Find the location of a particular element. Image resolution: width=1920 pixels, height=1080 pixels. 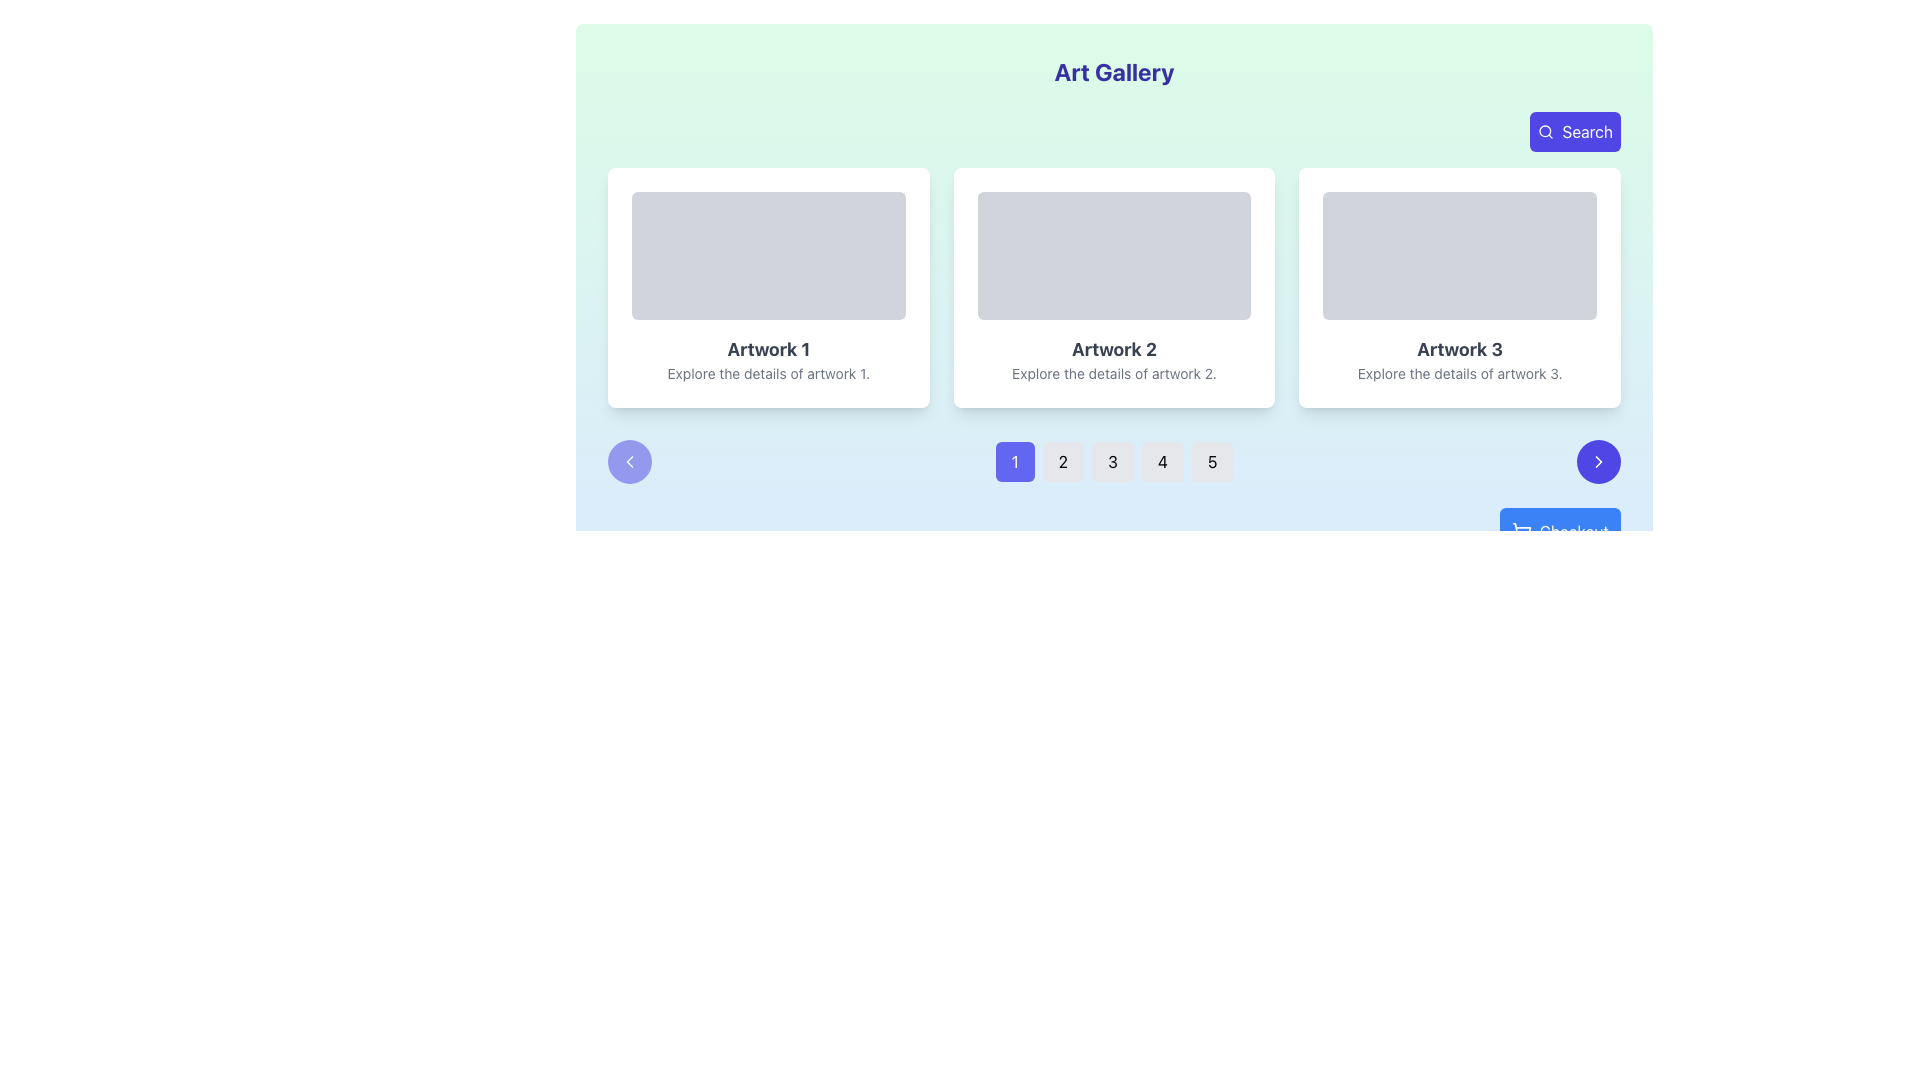

the fourth button styled as a rounded rectangle with a light gray background and dark text displaying the number '4' to change its background color is located at coordinates (1162, 462).